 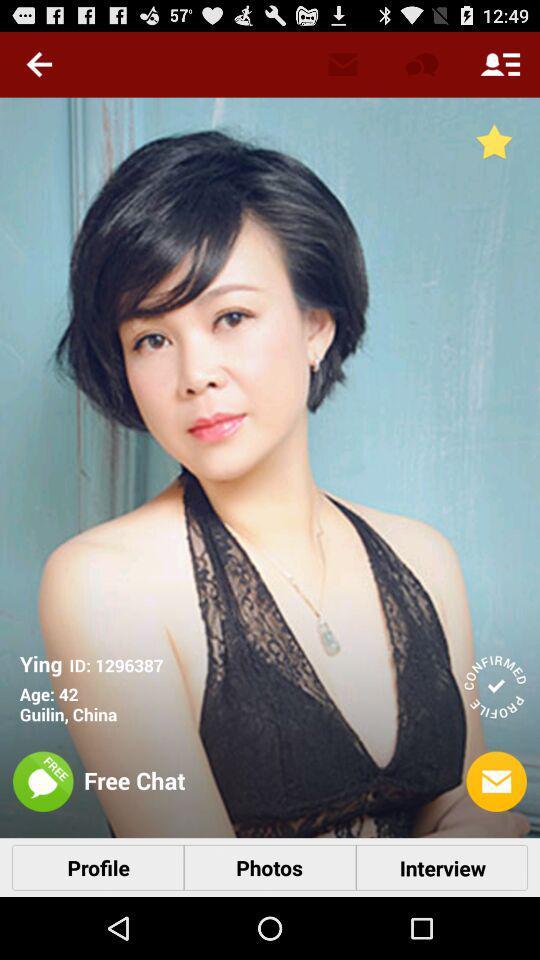 What do you see at coordinates (499, 64) in the screenshot?
I see `your menu icon next to messaging icon` at bounding box center [499, 64].